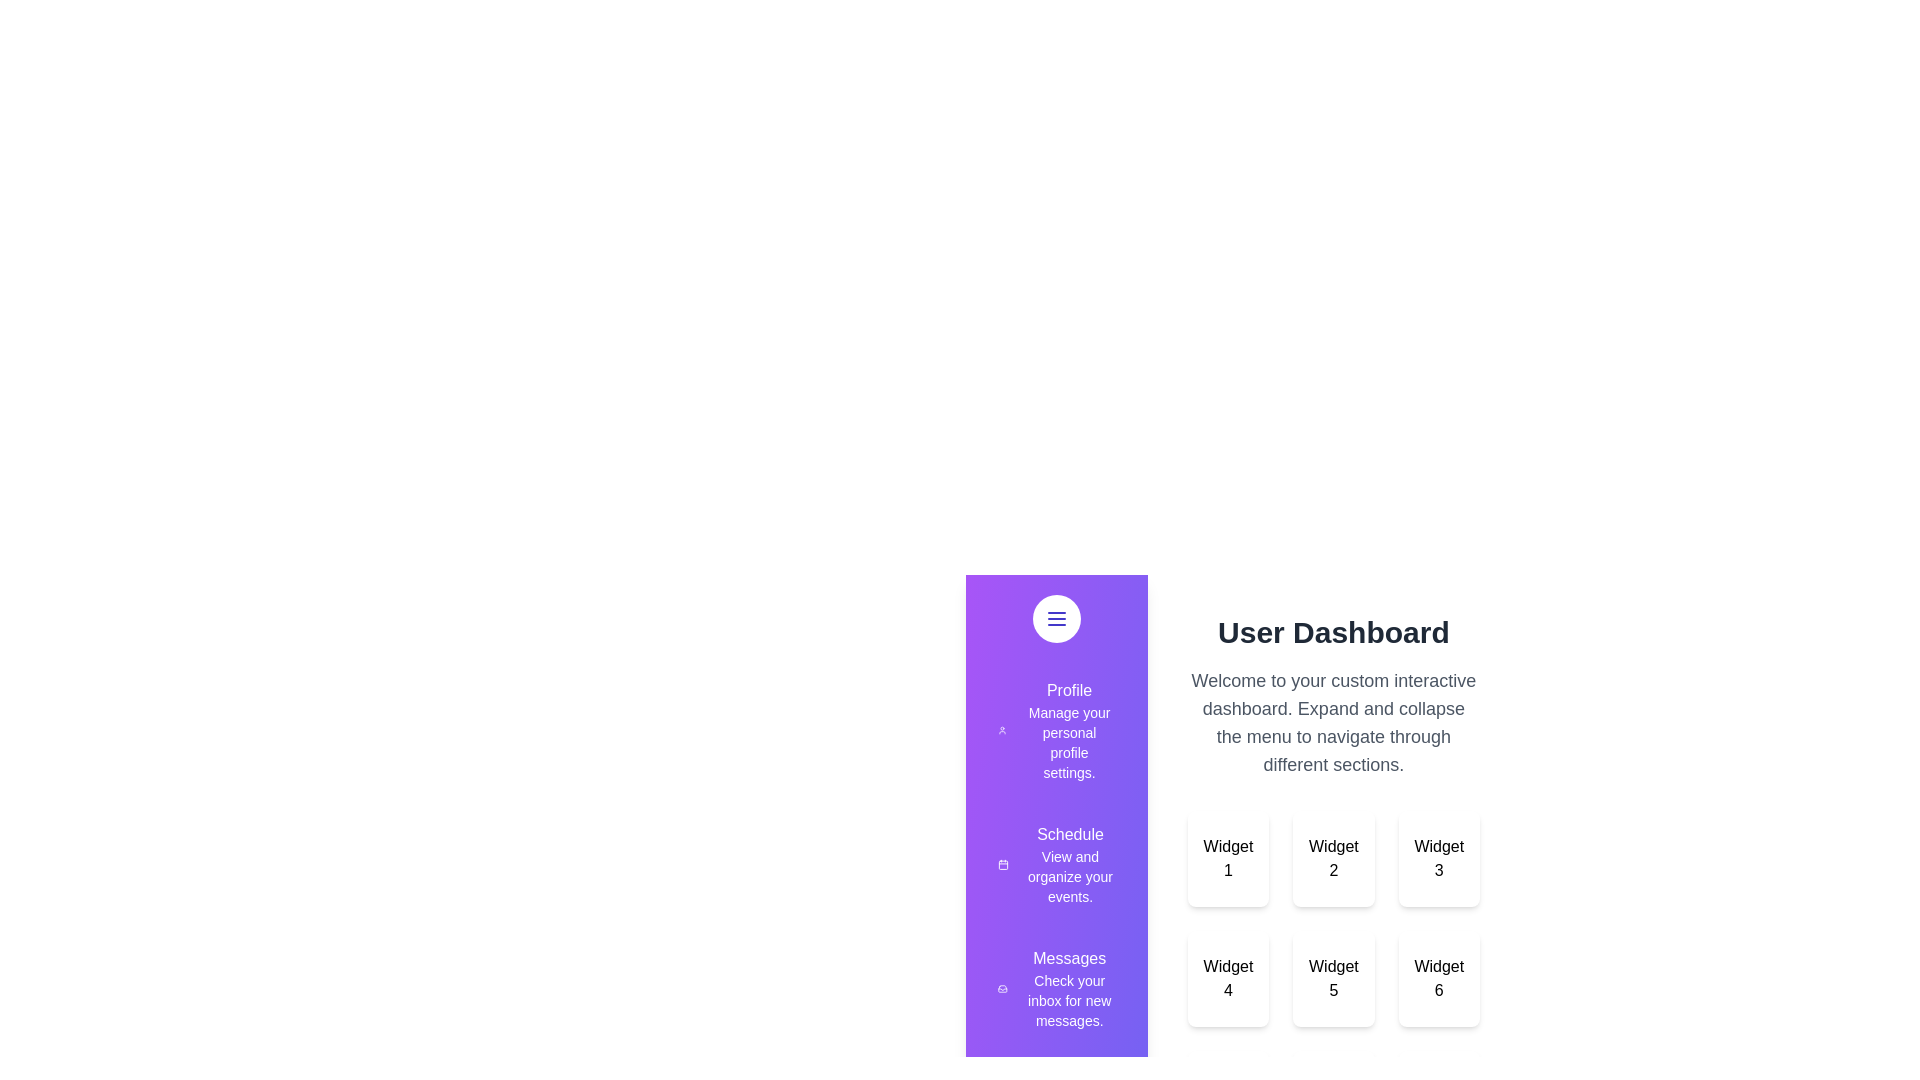 Image resolution: width=1920 pixels, height=1080 pixels. What do you see at coordinates (1055, 863) in the screenshot?
I see `the section corresponding to Schedule in the drawer` at bounding box center [1055, 863].